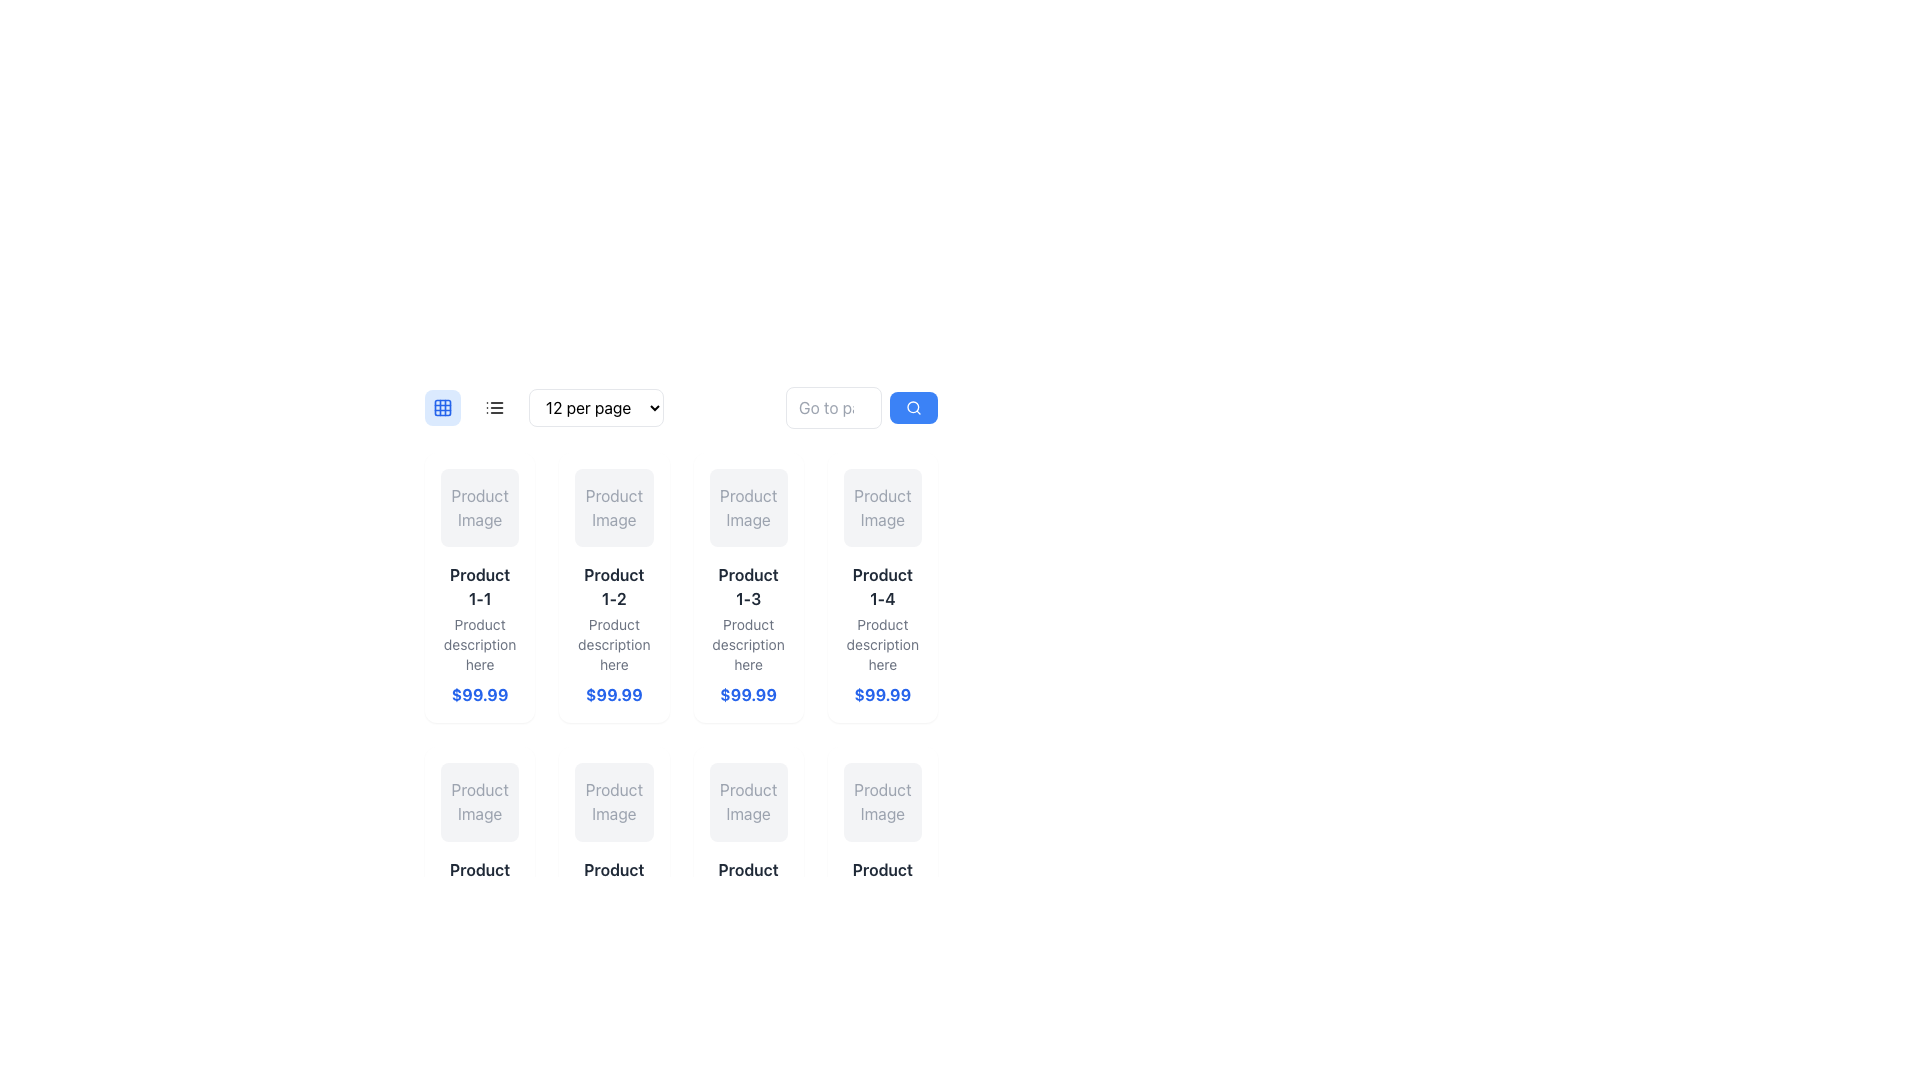 This screenshot has width=1920, height=1080. I want to click on product title text label located in the fourth product card of the last row in the product grid, positioned above the product description and price, so click(881, 880).